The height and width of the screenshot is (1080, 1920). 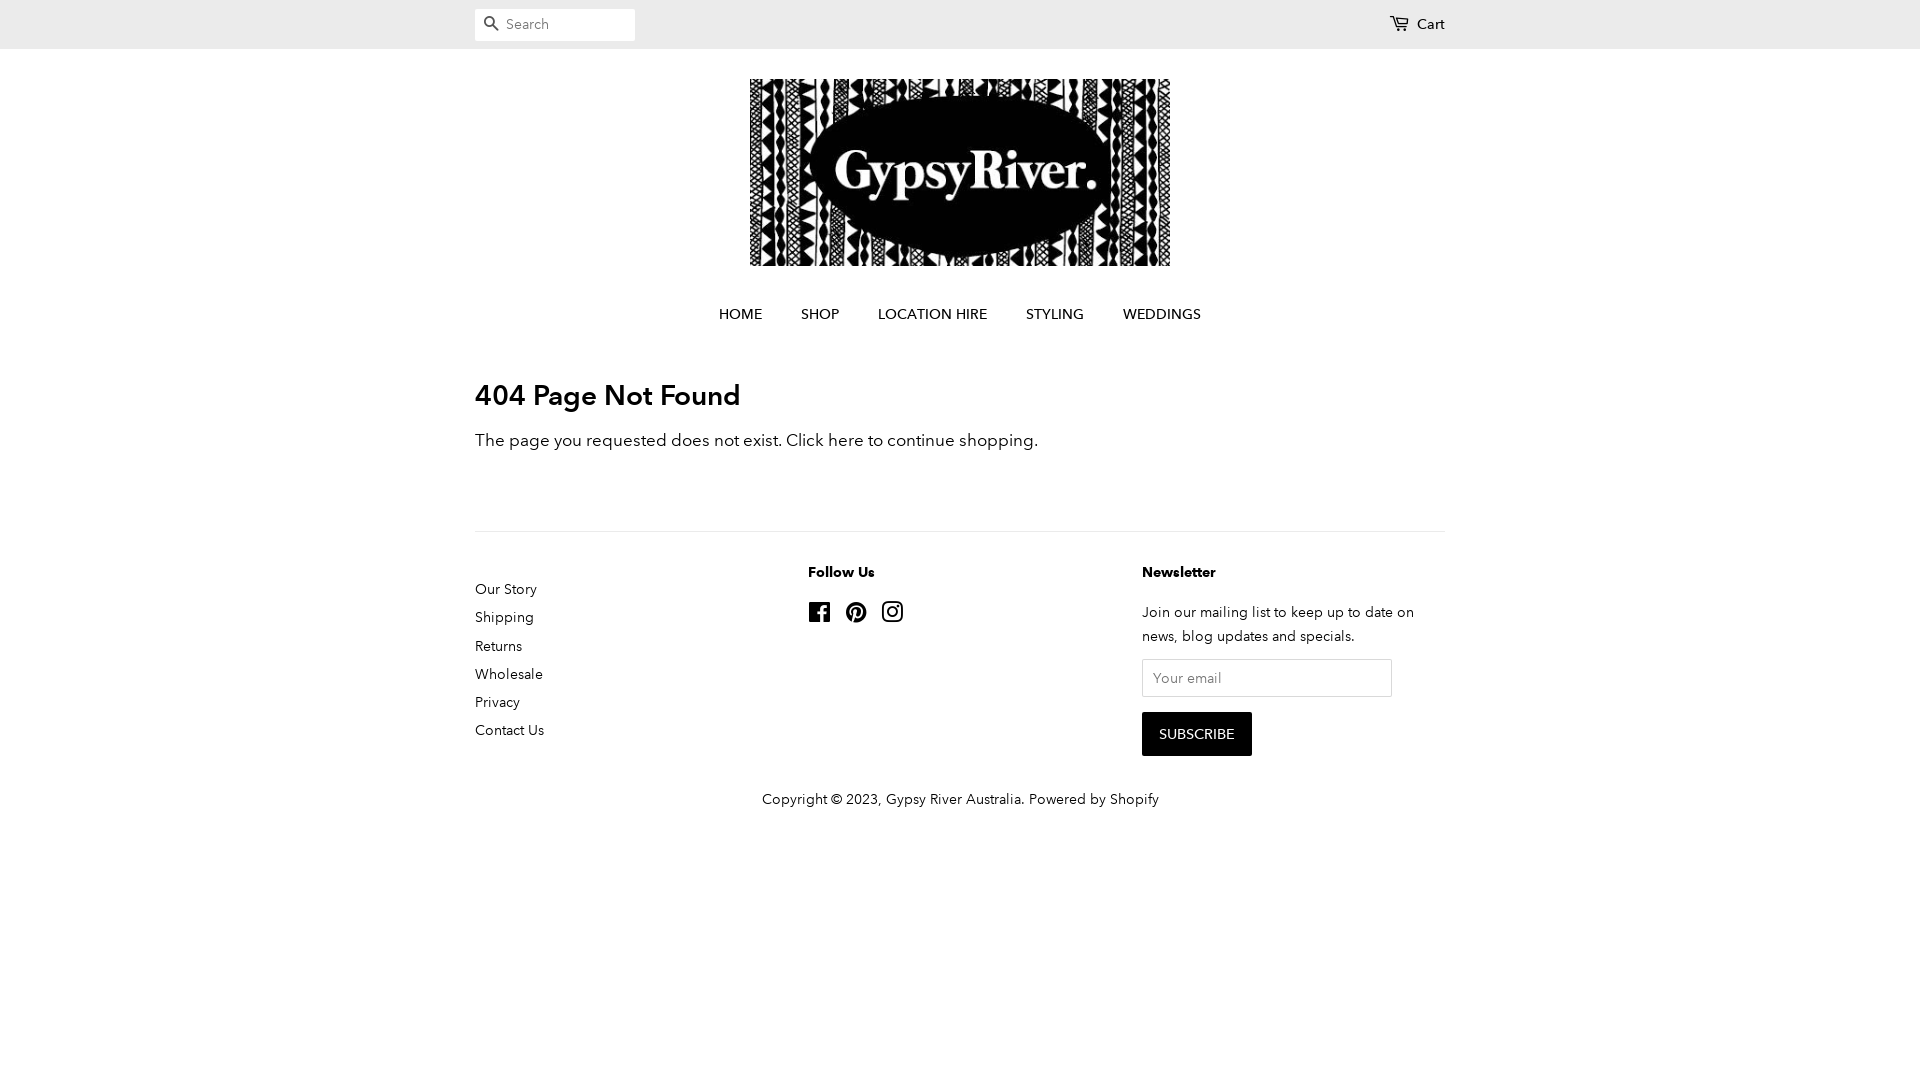 I want to click on 'Contact Us', so click(x=509, y=729).